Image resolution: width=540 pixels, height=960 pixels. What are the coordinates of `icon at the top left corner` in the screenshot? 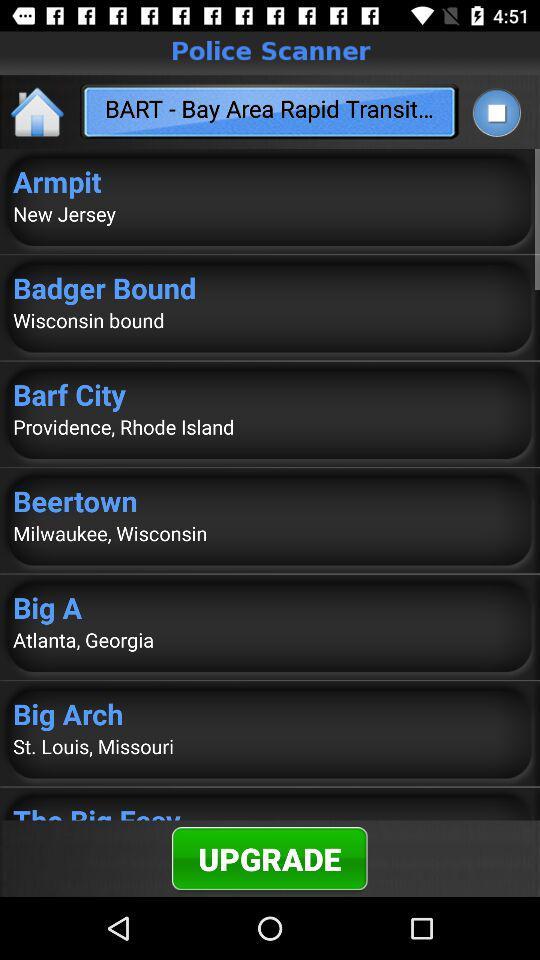 It's located at (38, 111).